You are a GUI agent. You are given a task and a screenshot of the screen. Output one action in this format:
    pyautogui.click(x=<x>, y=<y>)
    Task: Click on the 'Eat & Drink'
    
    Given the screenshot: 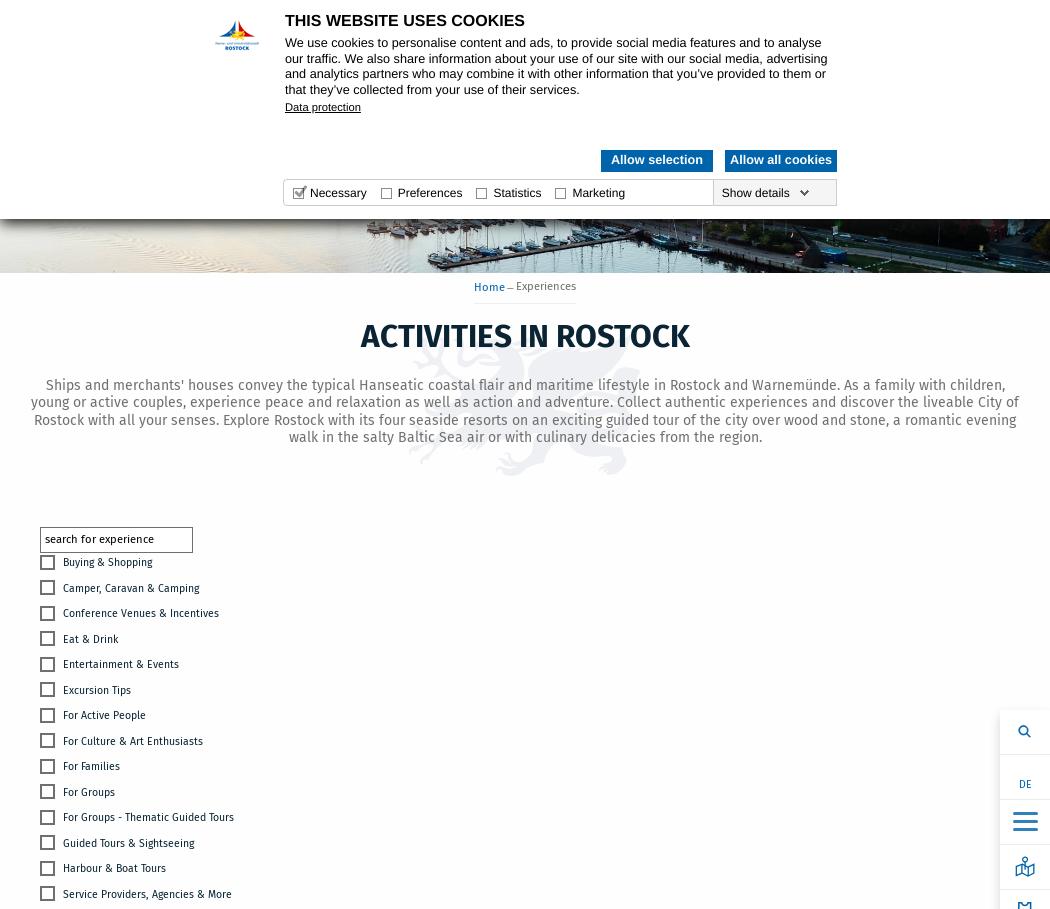 What is the action you would take?
    pyautogui.click(x=62, y=637)
    